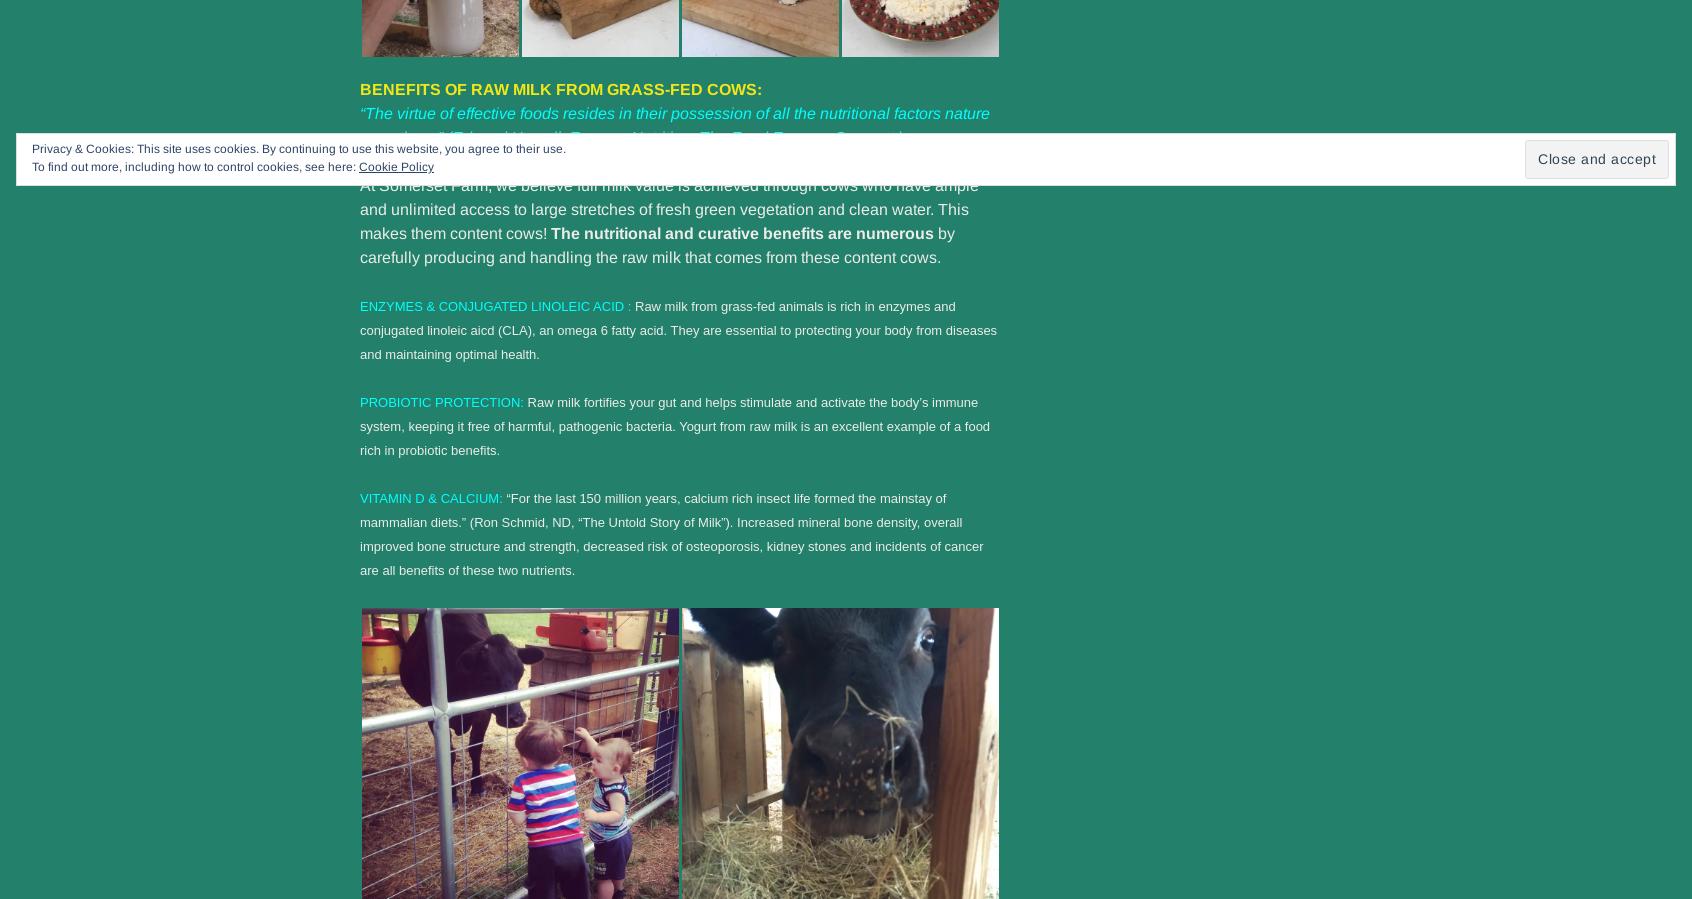 The height and width of the screenshot is (899, 1692). What do you see at coordinates (674, 123) in the screenshot?
I see `'“The virtue of effective foods resides in their possession of all the nutritional factors nature gave them.” (Edward Howell, Enzyme Nutrition: The Food Enzyme Concept.)'` at bounding box center [674, 123].